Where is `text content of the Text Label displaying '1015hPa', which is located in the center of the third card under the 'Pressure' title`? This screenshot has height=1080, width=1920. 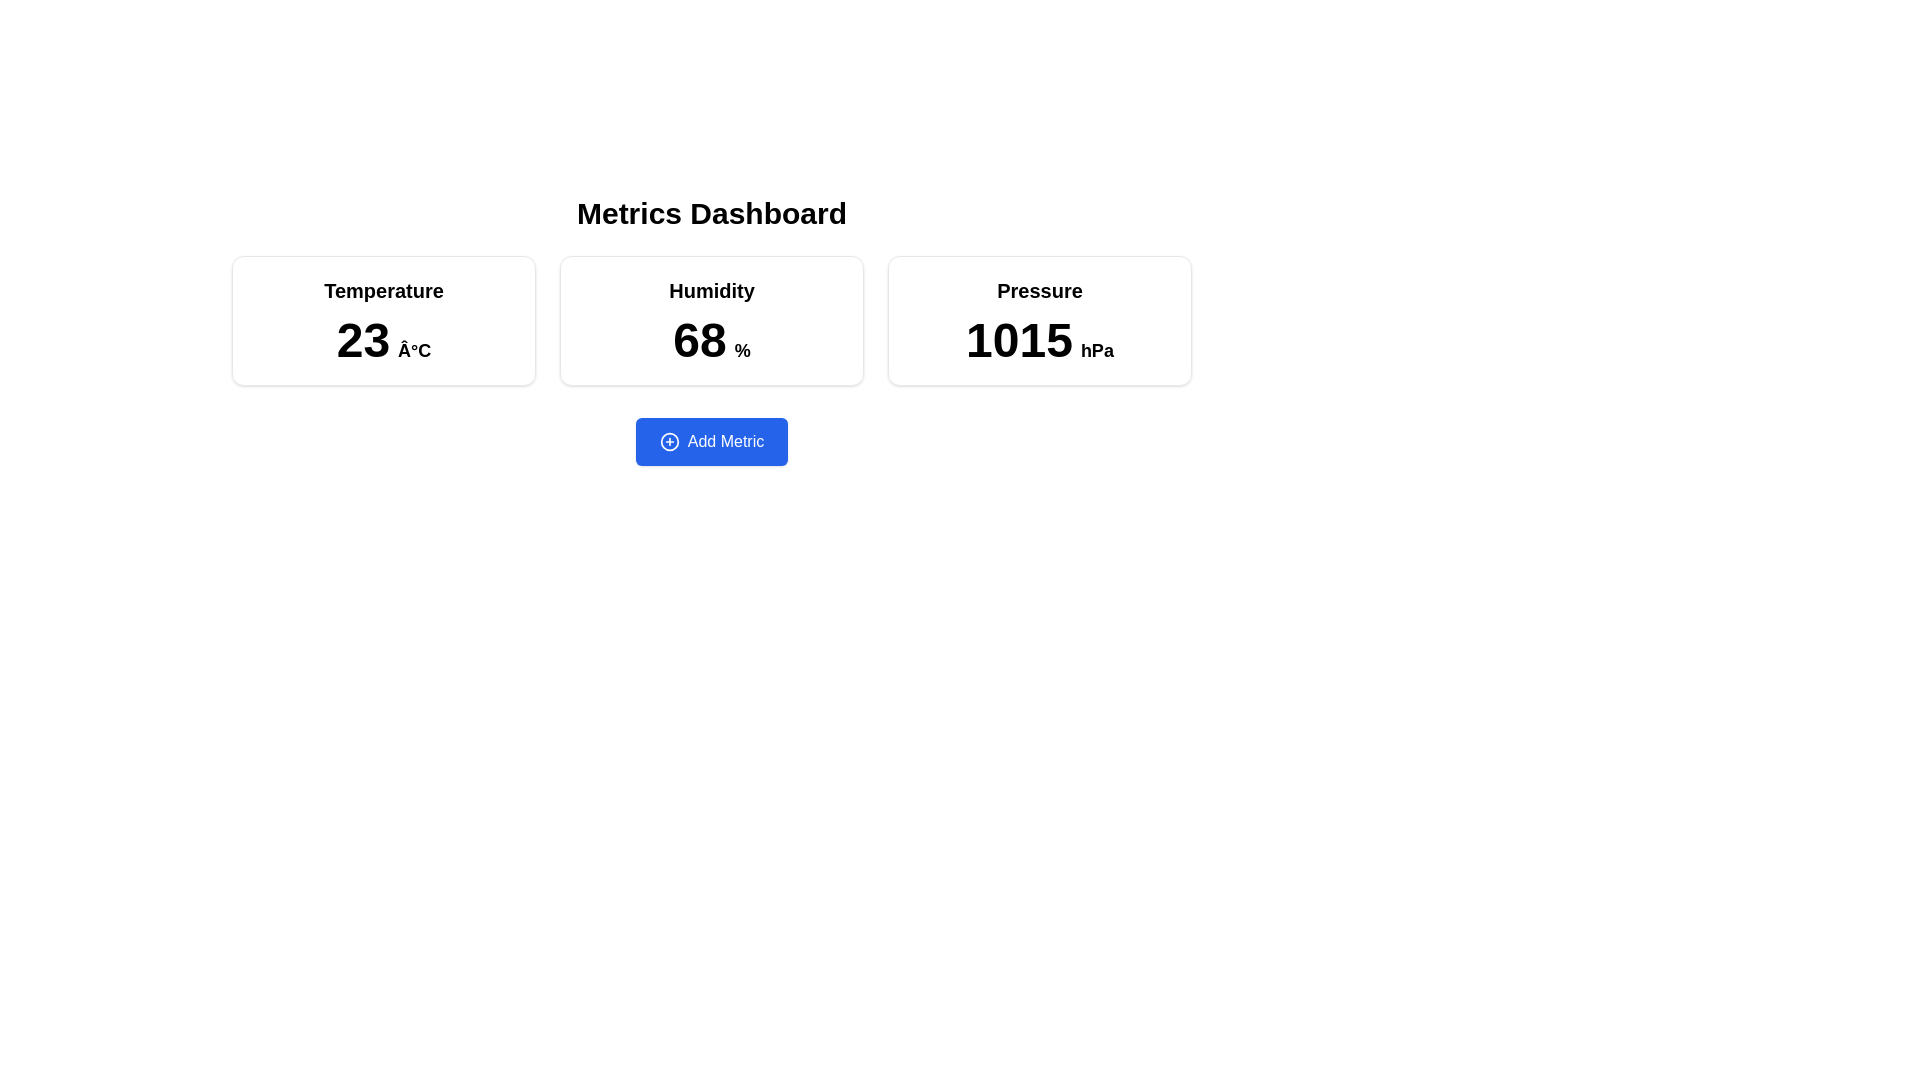 text content of the Text Label displaying '1015hPa', which is located in the center of the third card under the 'Pressure' title is located at coordinates (1040, 339).